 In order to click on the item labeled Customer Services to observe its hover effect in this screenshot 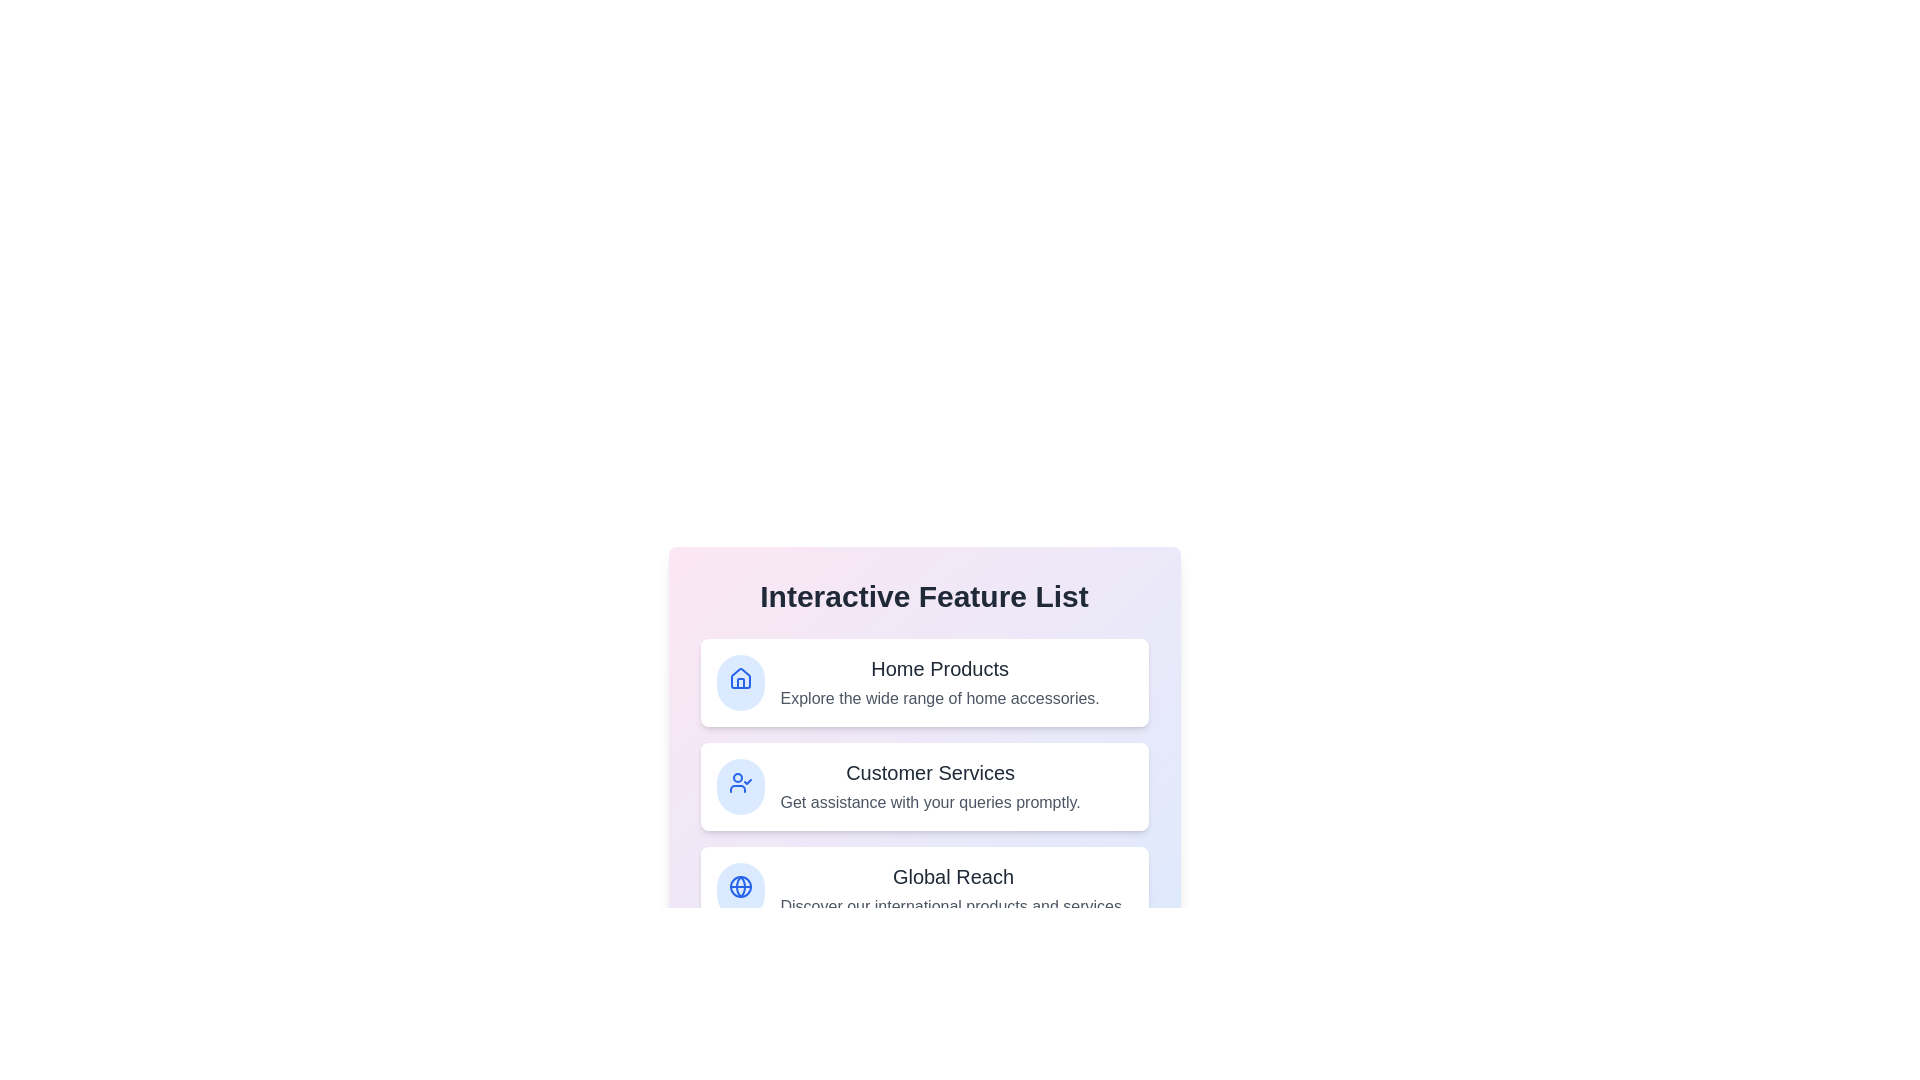, I will do `click(923, 785)`.